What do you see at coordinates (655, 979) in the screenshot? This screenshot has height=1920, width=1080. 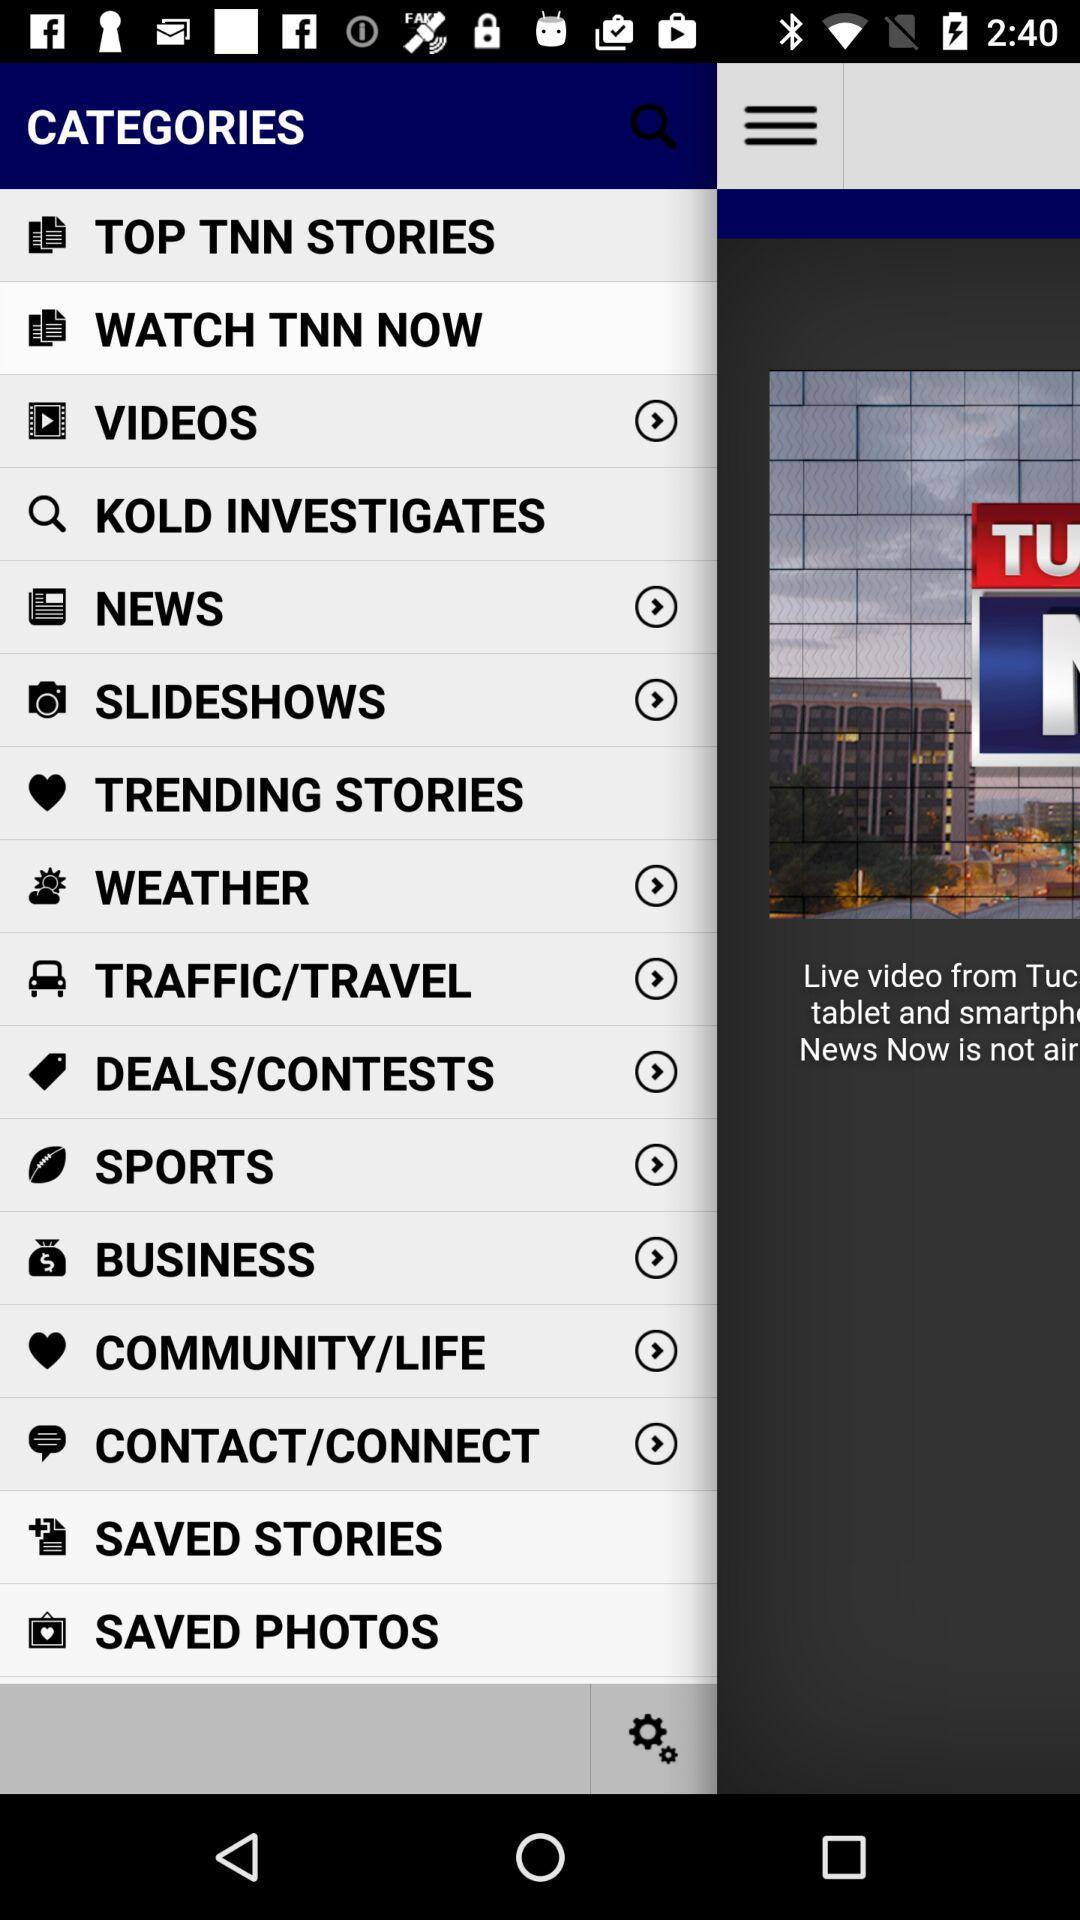 I see `the fifth right scroll icon` at bounding box center [655, 979].